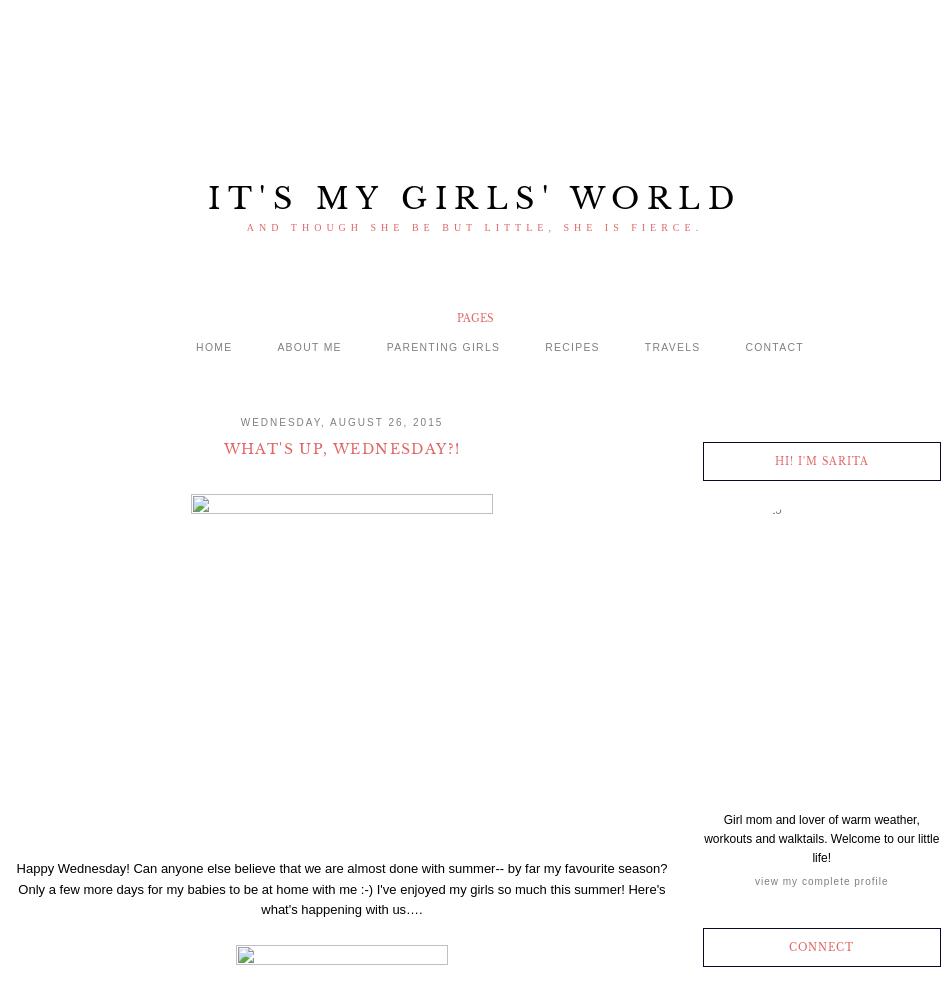 The height and width of the screenshot is (990, 950). What do you see at coordinates (340, 421) in the screenshot?
I see `'Wednesday, August 26, 2015'` at bounding box center [340, 421].